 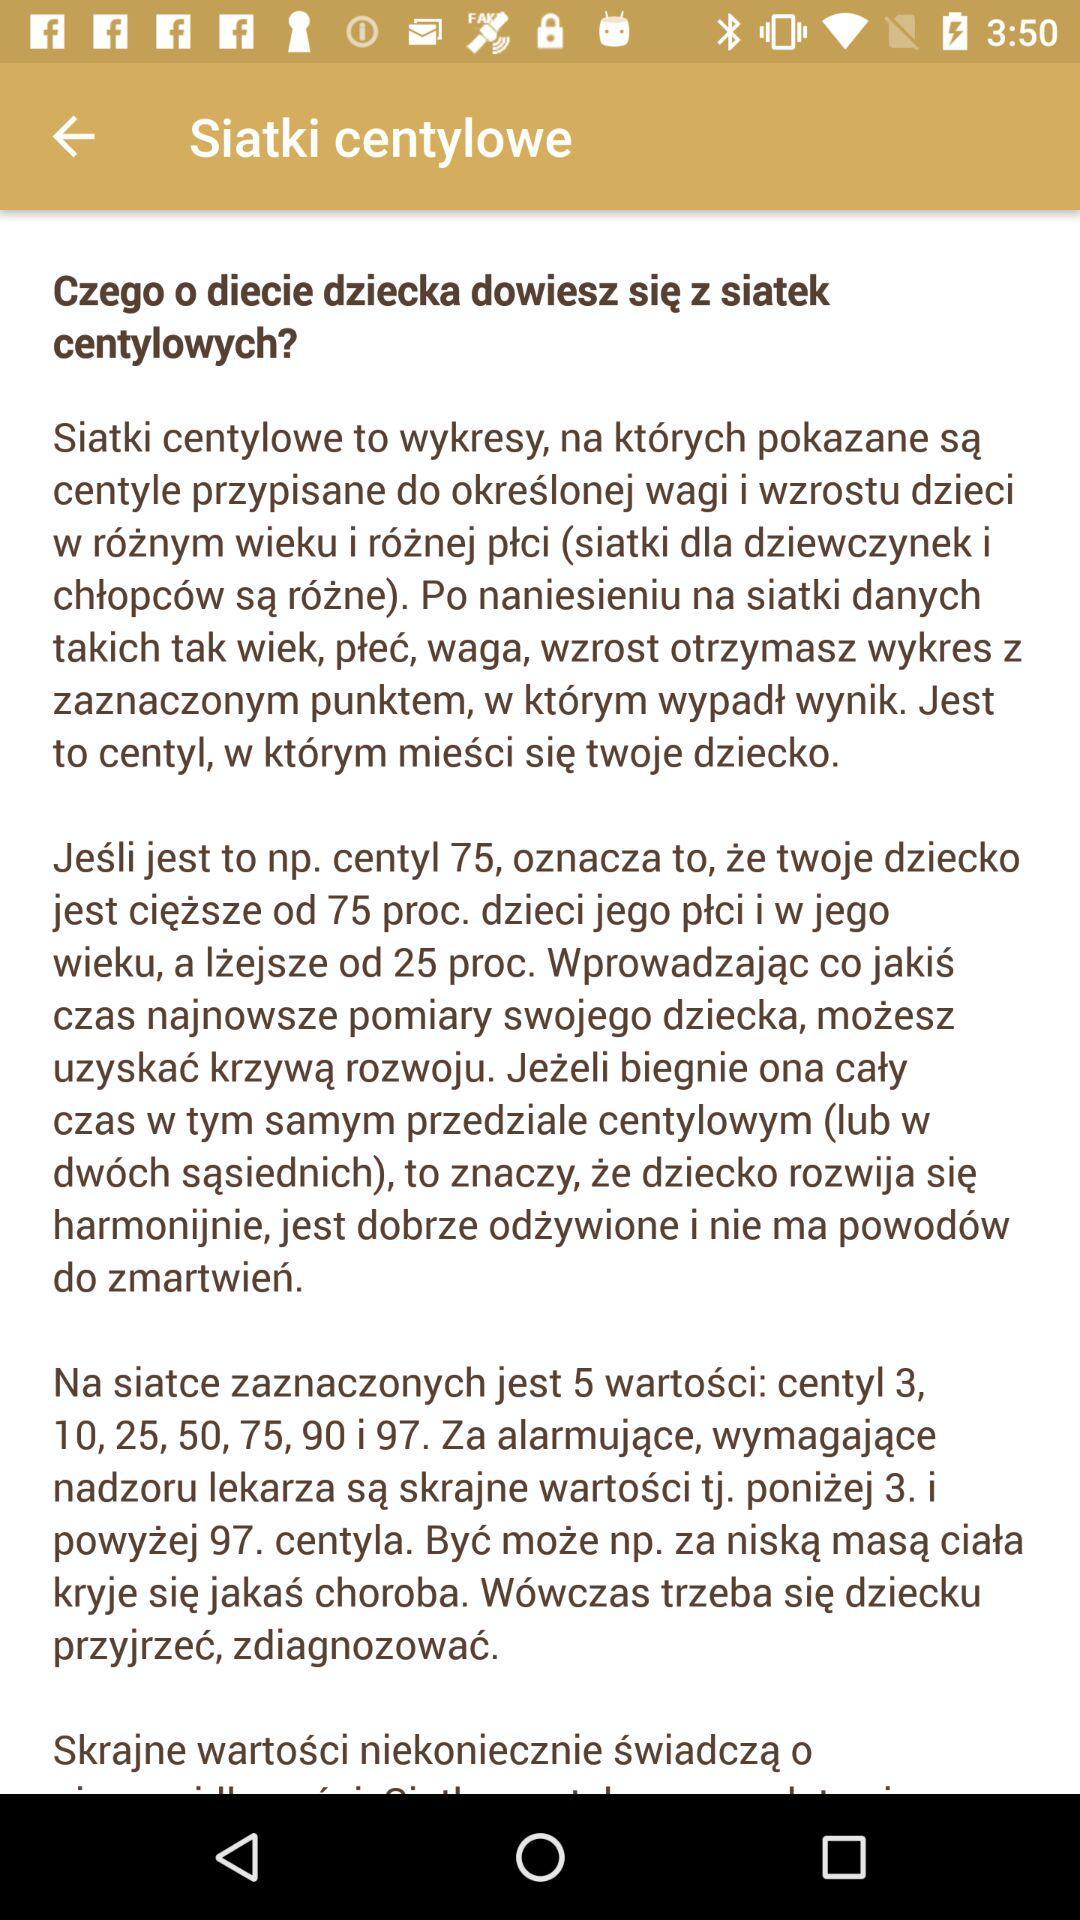 What do you see at coordinates (72, 135) in the screenshot?
I see `the icon next to the siatki centylowe icon` at bounding box center [72, 135].